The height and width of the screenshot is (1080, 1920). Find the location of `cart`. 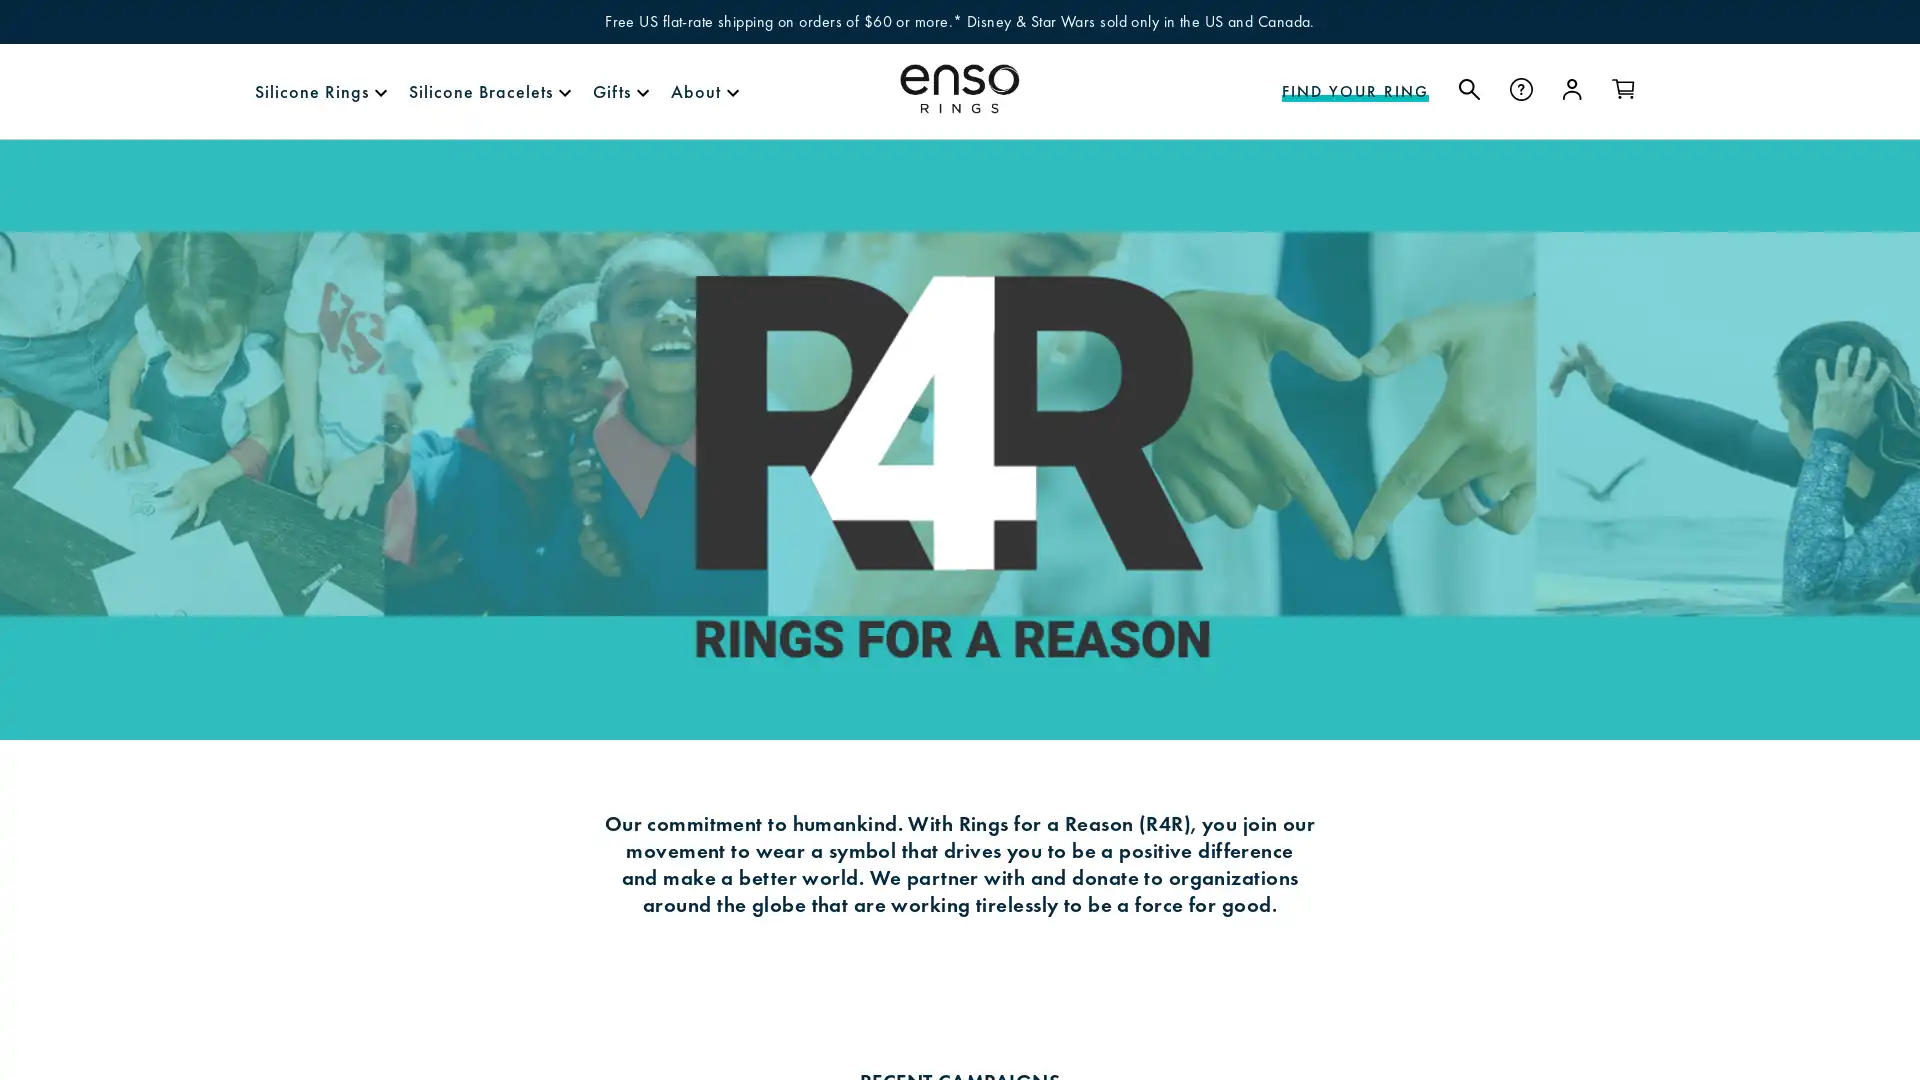

cart is located at coordinates (1623, 90).